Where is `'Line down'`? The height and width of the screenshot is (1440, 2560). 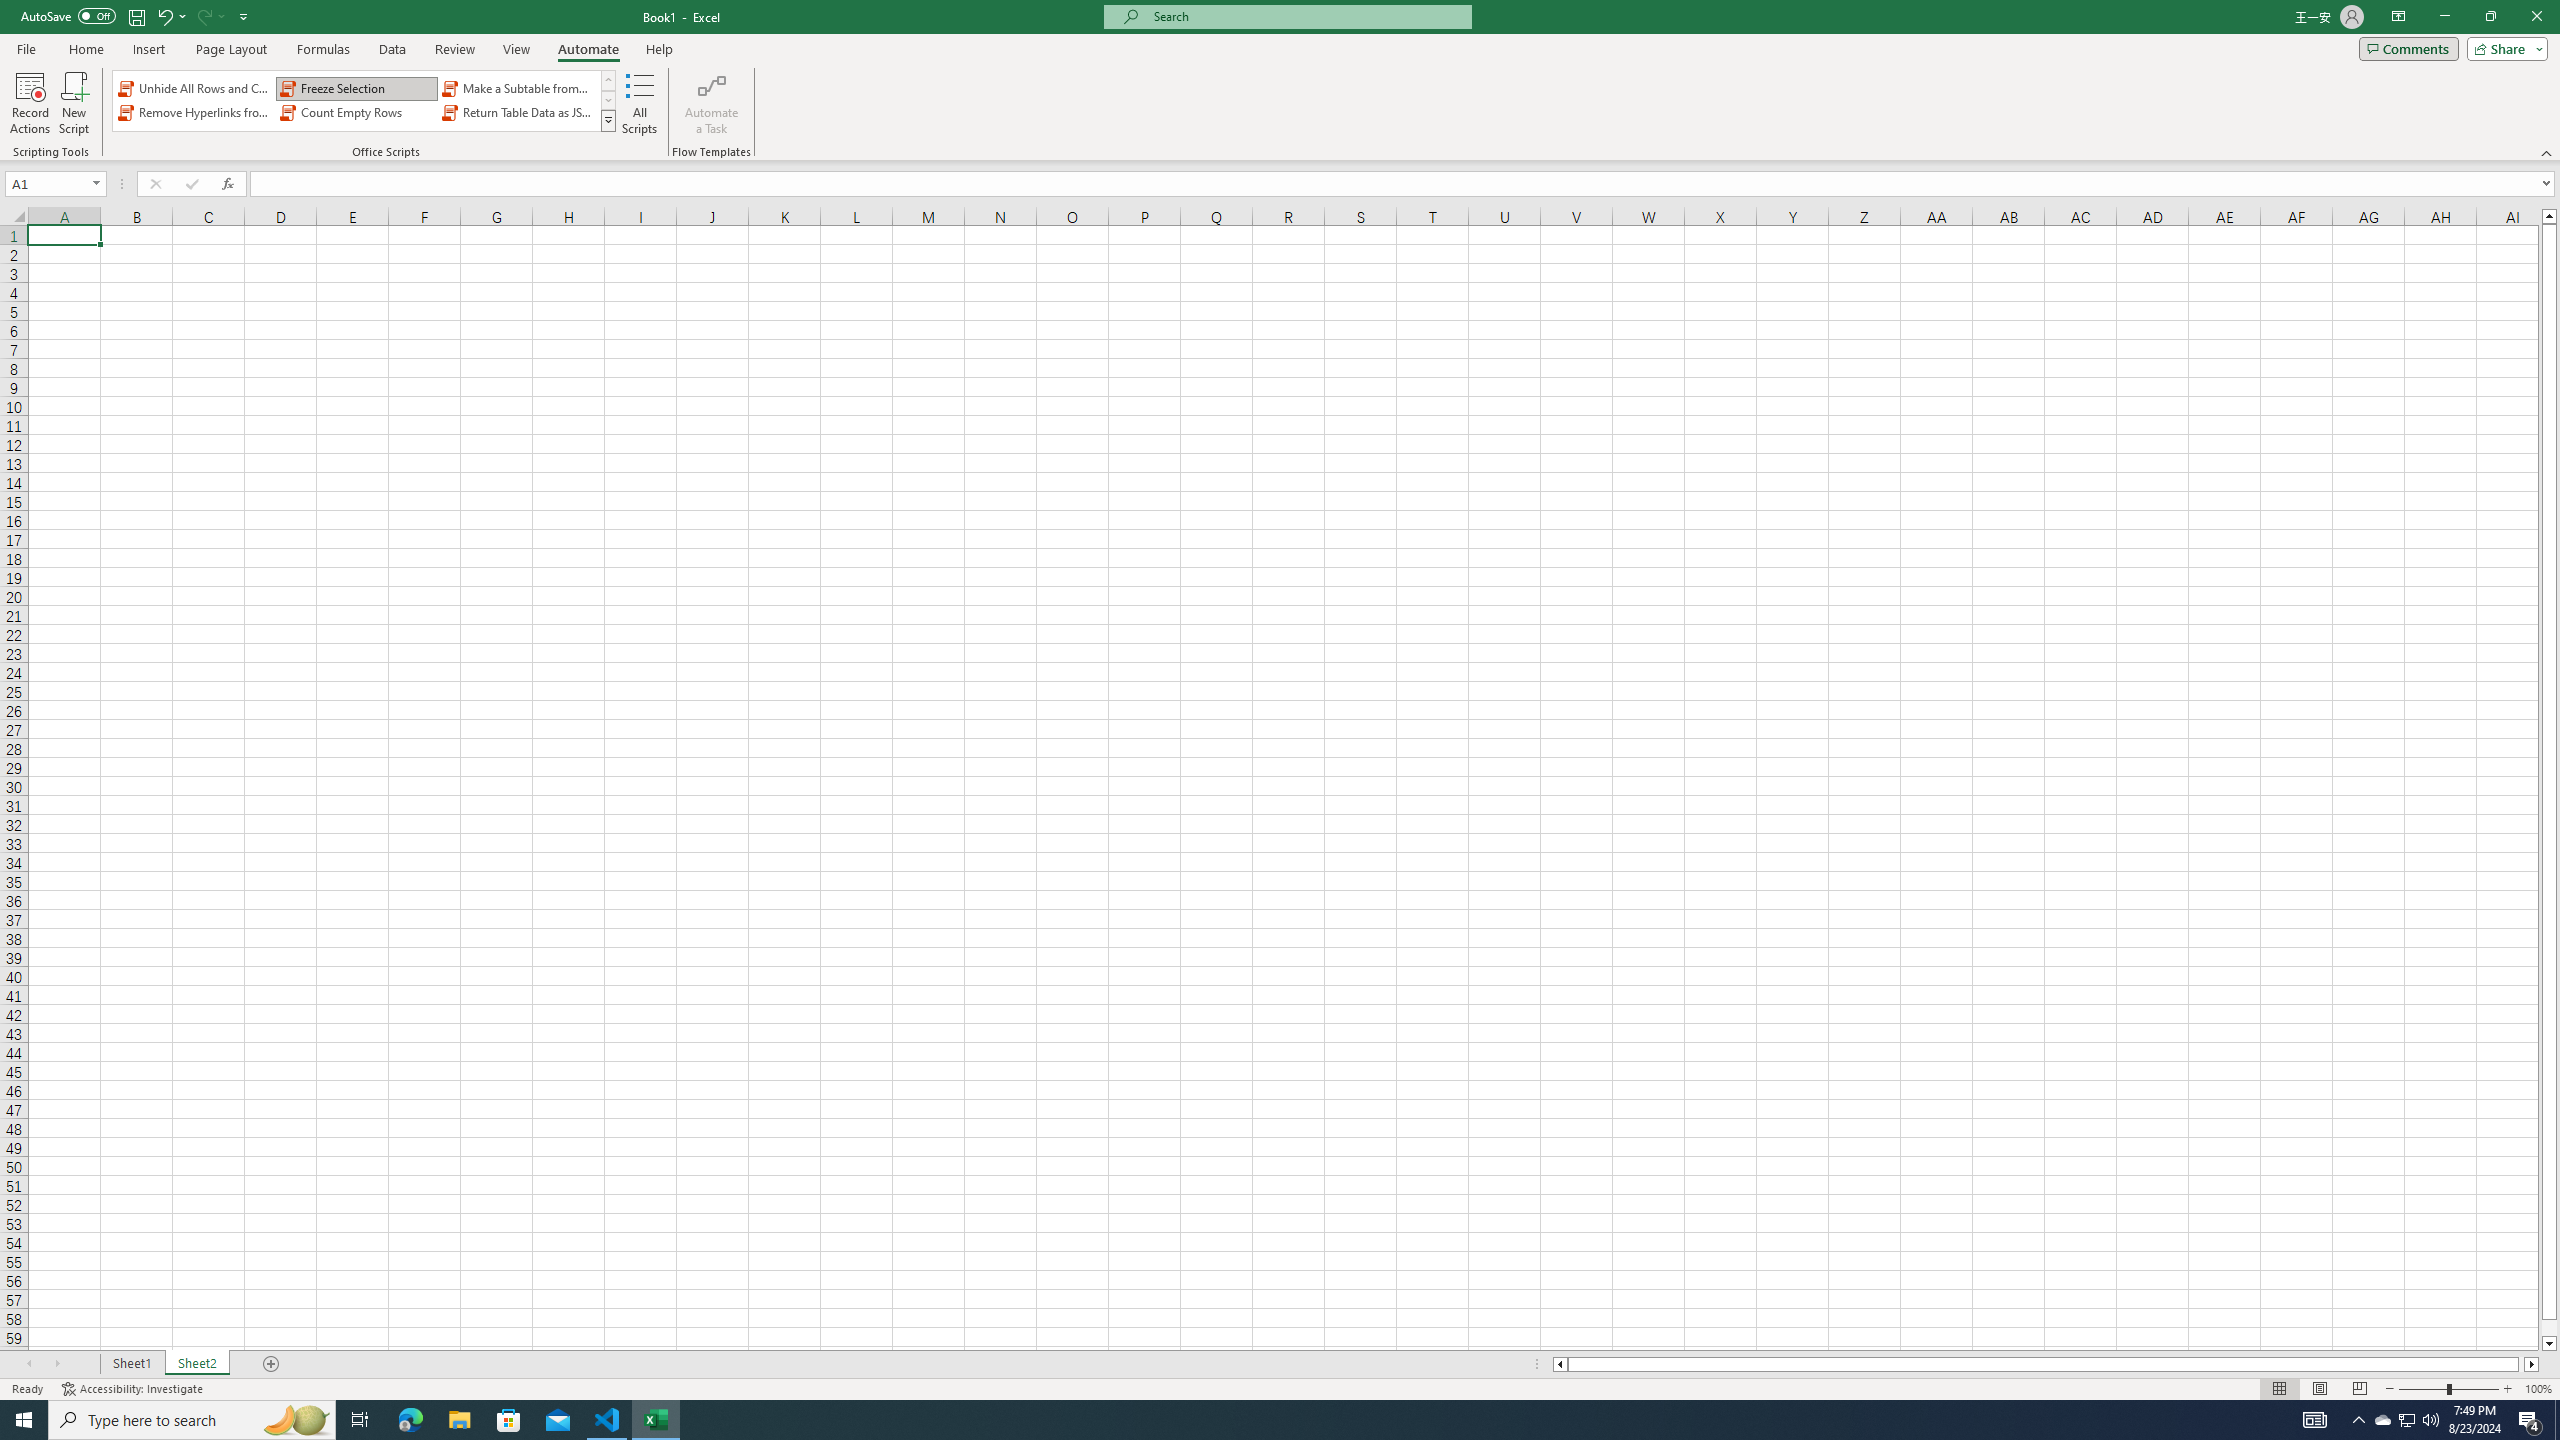
'Line down' is located at coordinates (2548, 1344).